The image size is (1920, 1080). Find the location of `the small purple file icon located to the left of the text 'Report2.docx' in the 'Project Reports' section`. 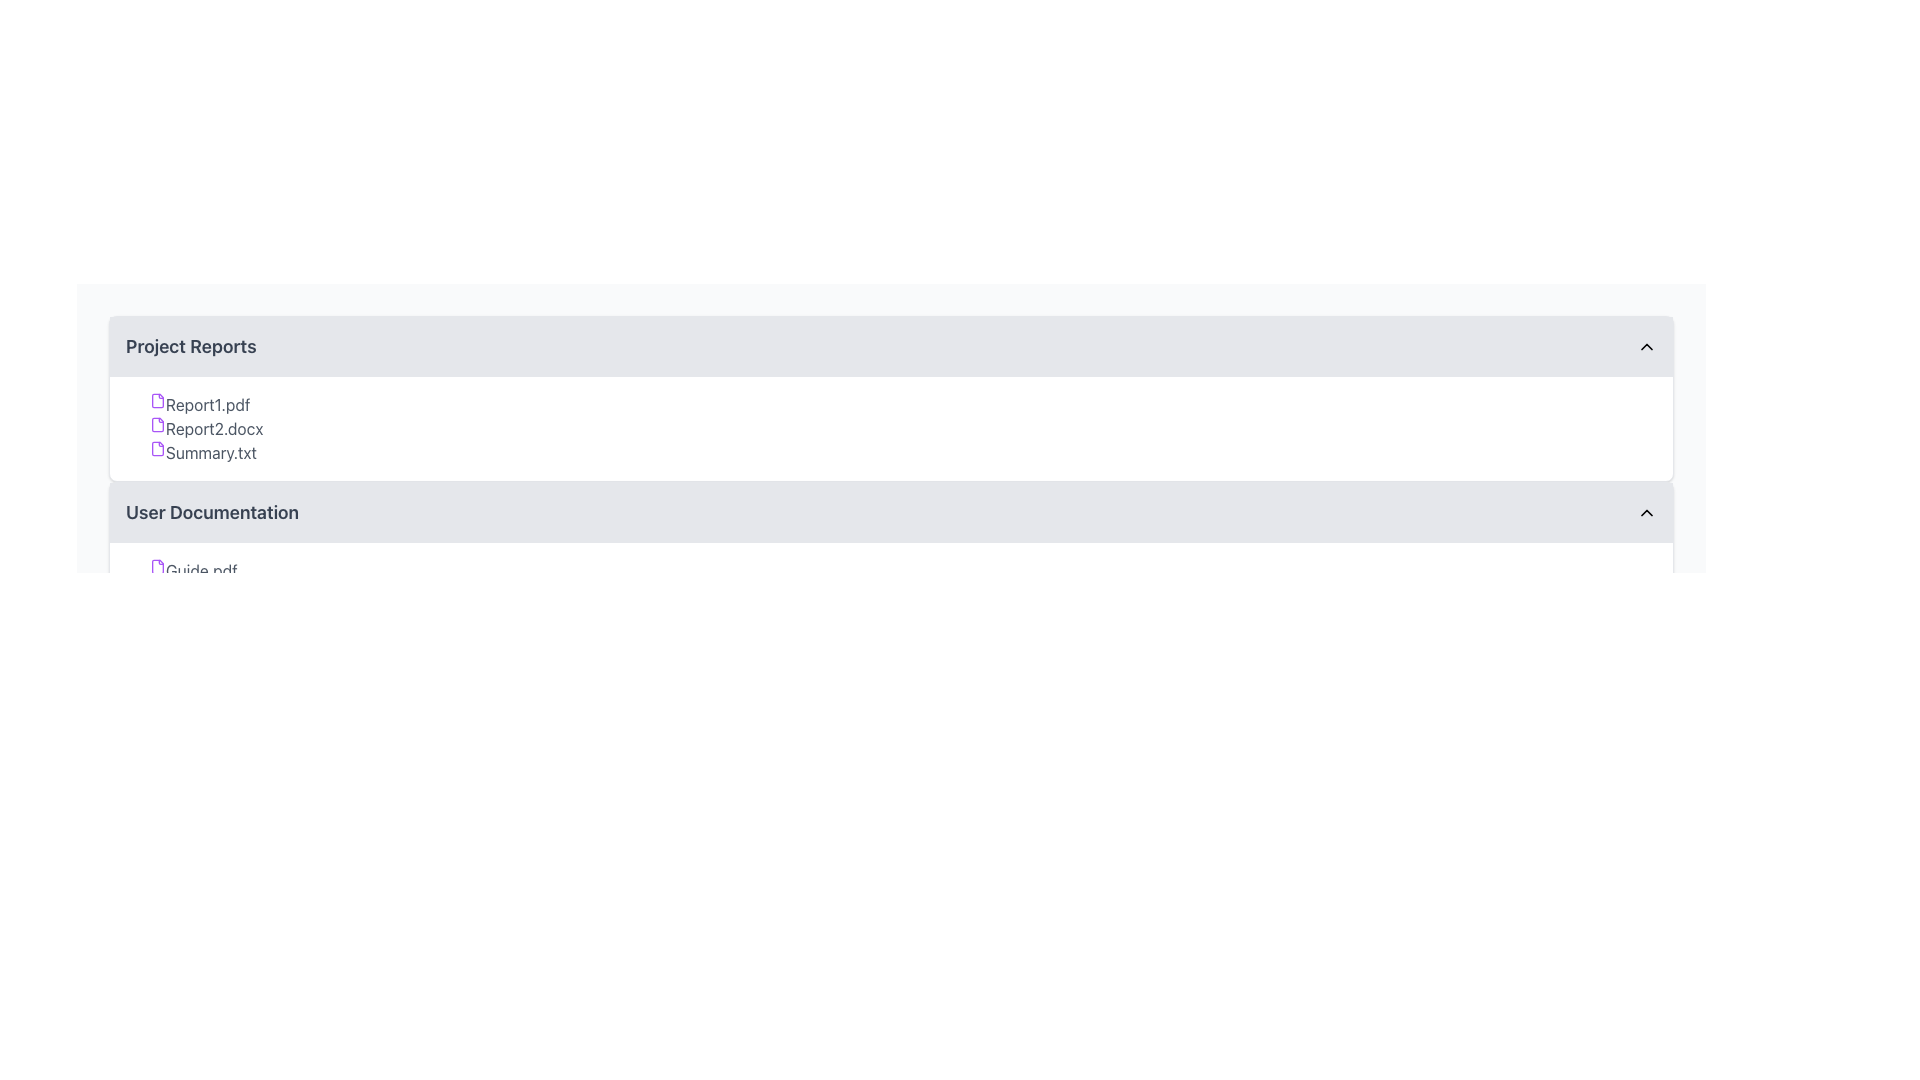

the small purple file icon located to the left of the text 'Report2.docx' in the 'Project Reports' section is located at coordinates (157, 423).